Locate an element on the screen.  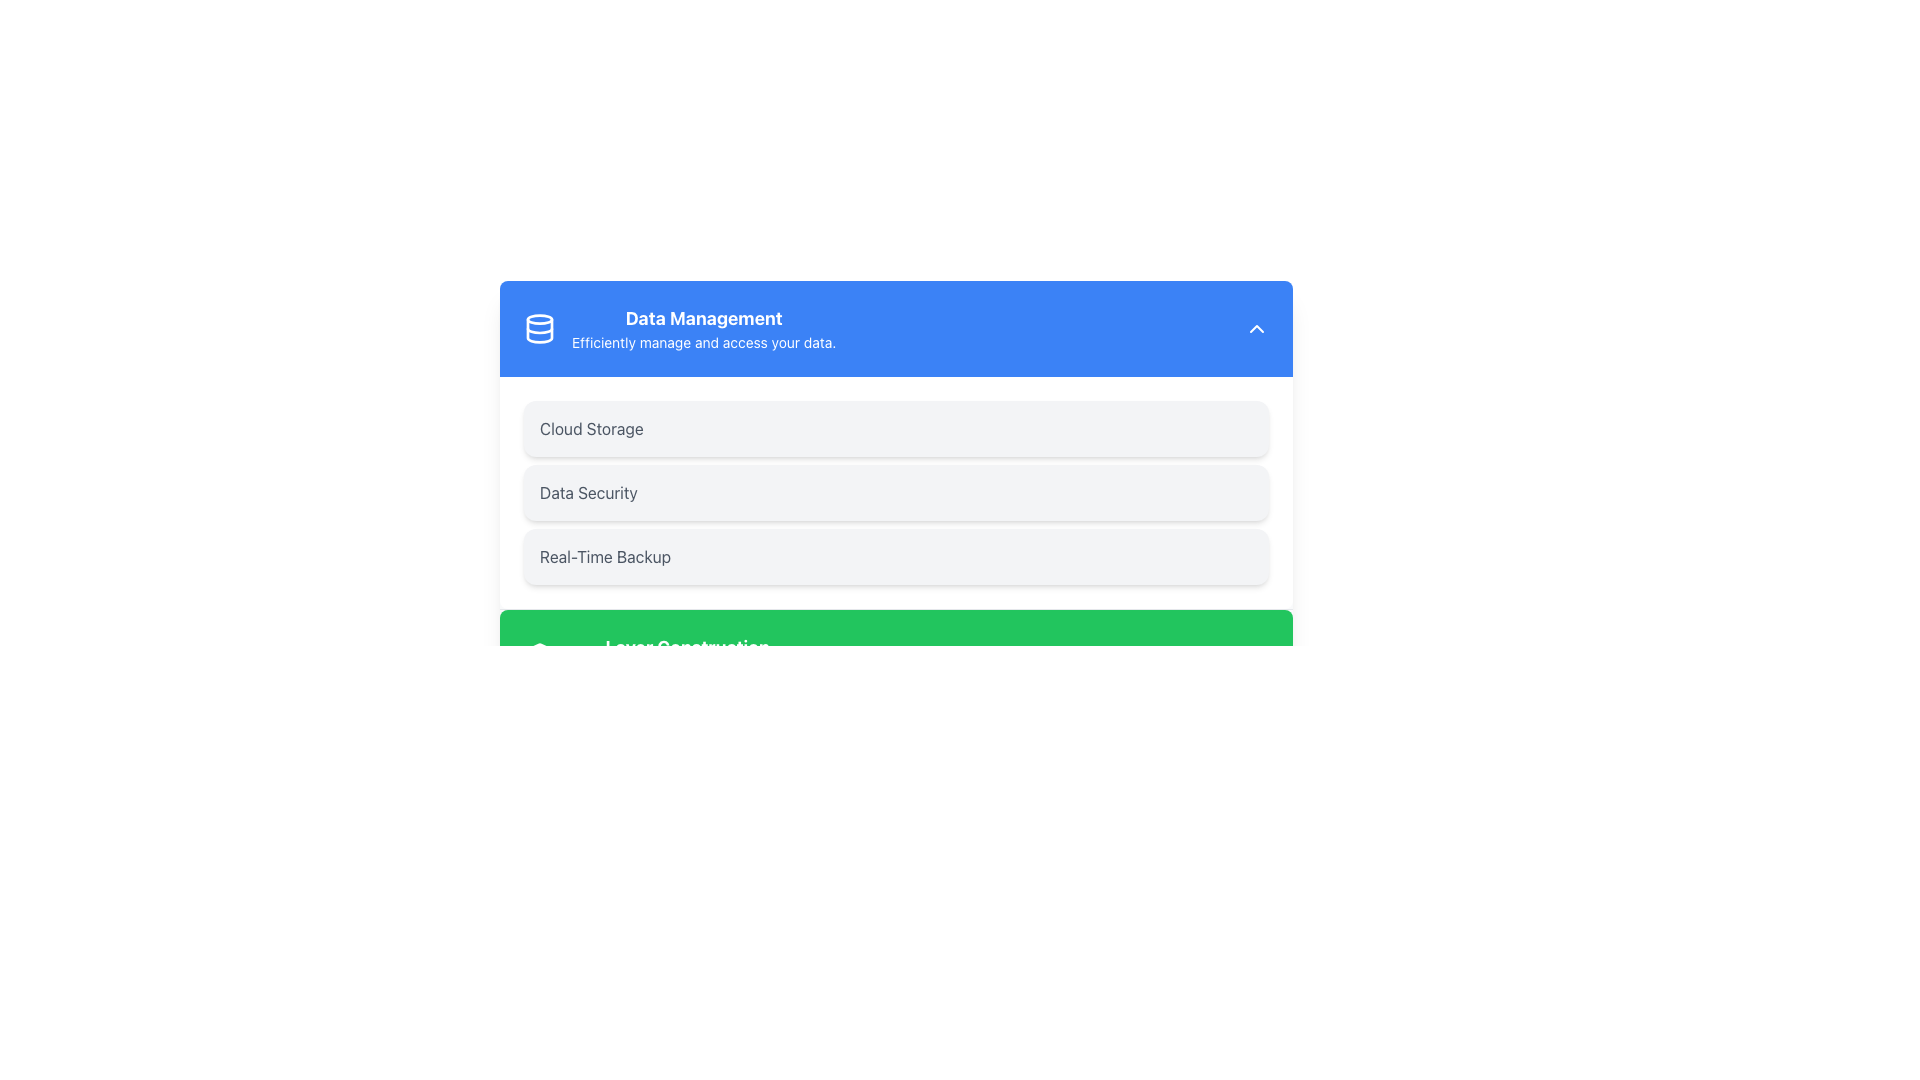
the 'Real-Time Backup' text label, which is the third option under the 'Data Management' section, located below 'Data Security' is located at coordinates (604, 556).